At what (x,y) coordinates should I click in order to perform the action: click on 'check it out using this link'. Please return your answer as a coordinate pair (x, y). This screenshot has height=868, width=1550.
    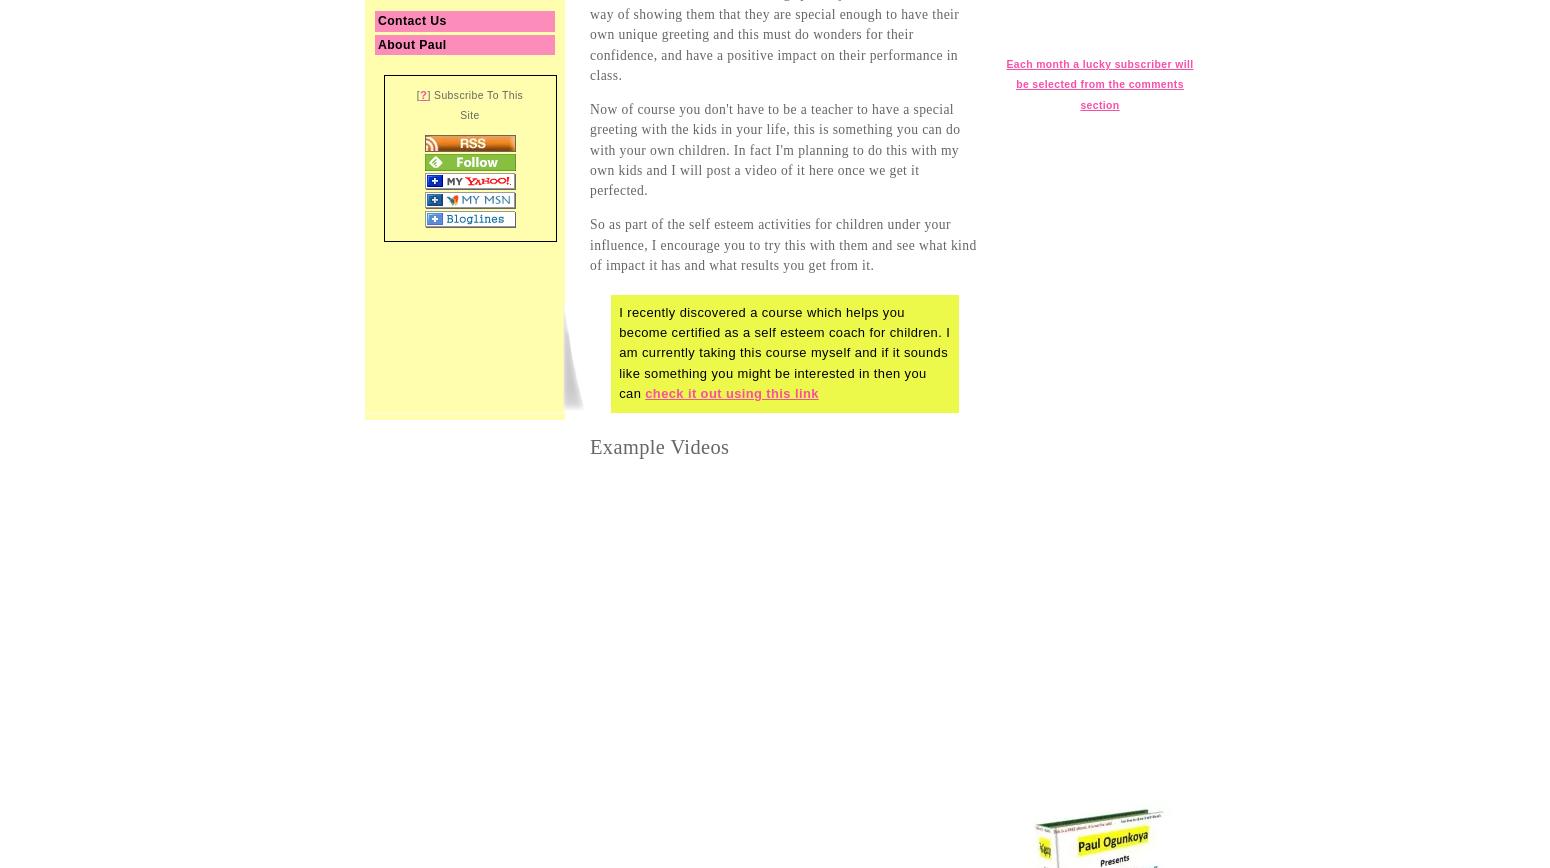
    Looking at the image, I should click on (643, 393).